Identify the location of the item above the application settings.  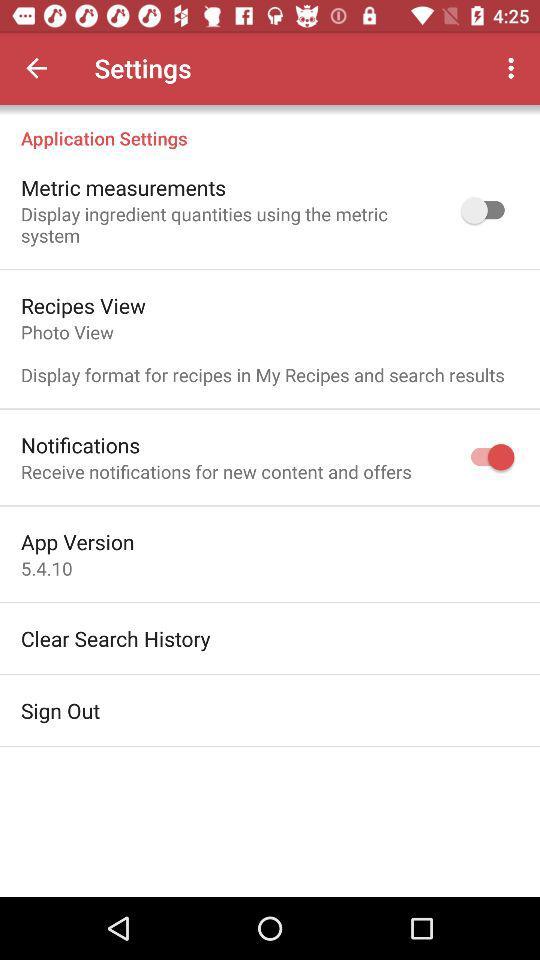
(36, 68).